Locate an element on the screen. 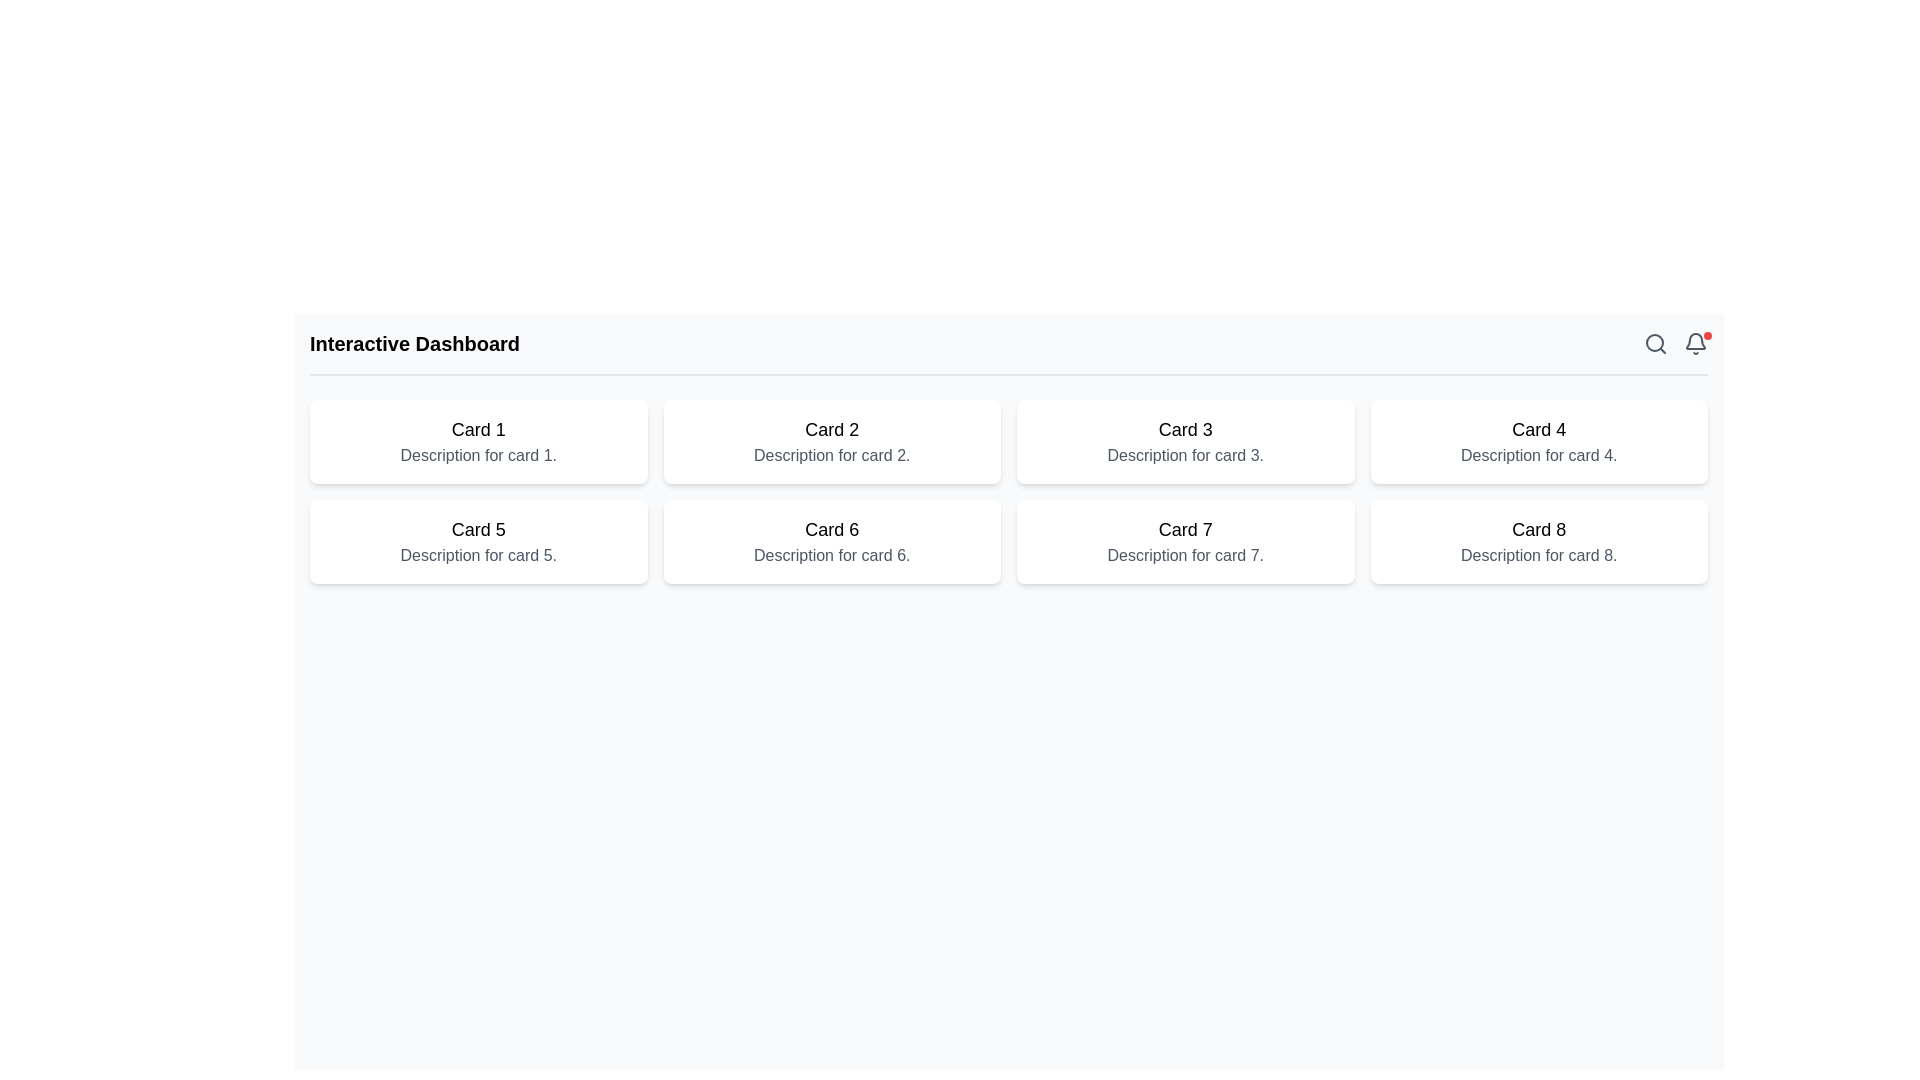 Image resolution: width=1920 pixels, height=1080 pixels. the notification bell icon with a red badge is located at coordinates (1694, 342).